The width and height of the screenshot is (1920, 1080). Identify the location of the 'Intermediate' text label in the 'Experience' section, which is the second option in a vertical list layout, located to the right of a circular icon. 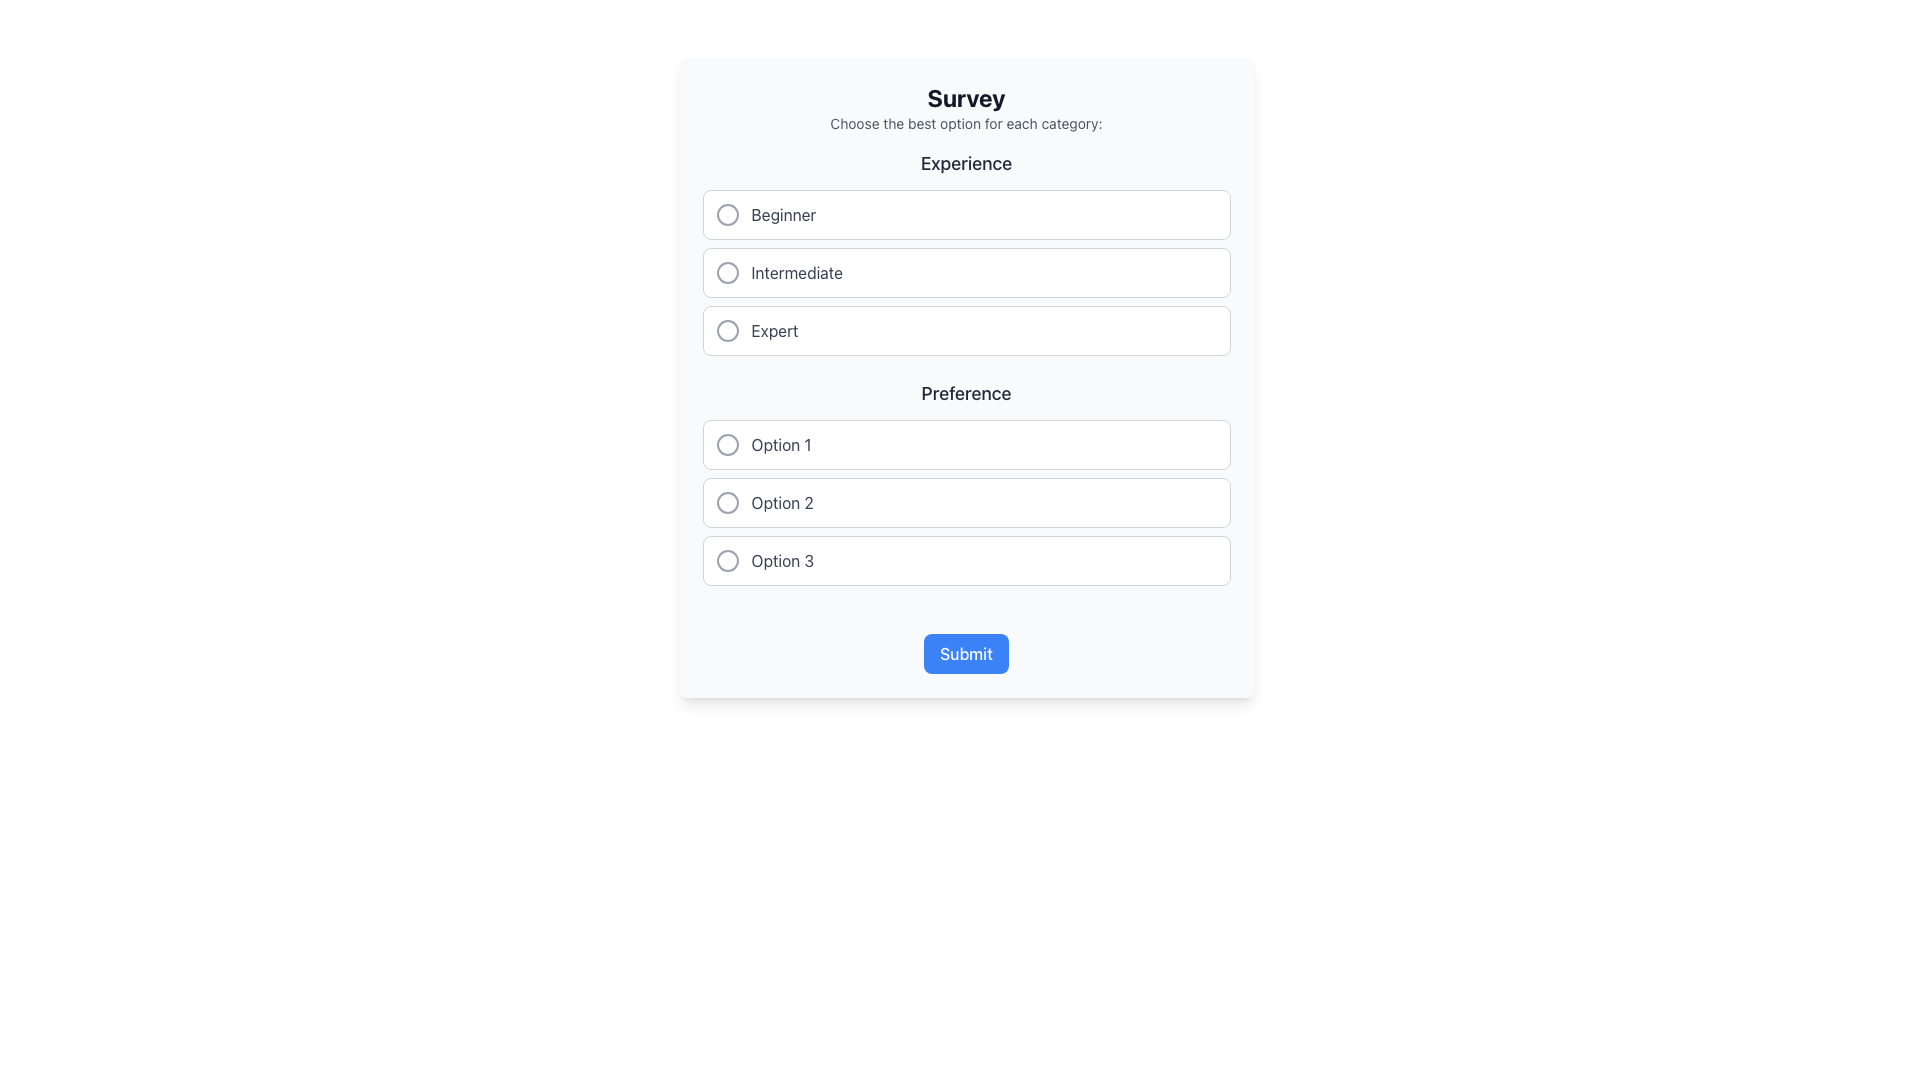
(796, 273).